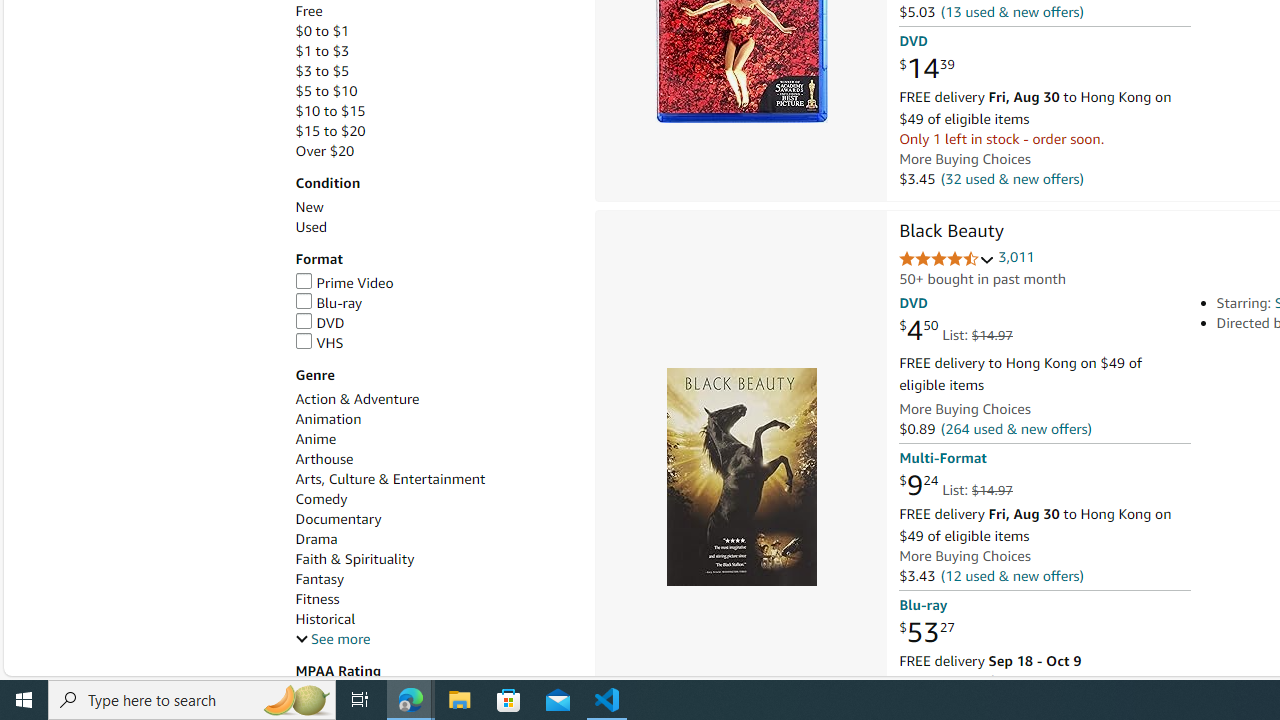  What do you see at coordinates (1011, 12) in the screenshot?
I see `'(13 used & new offers)'` at bounding box center [1011, 12].